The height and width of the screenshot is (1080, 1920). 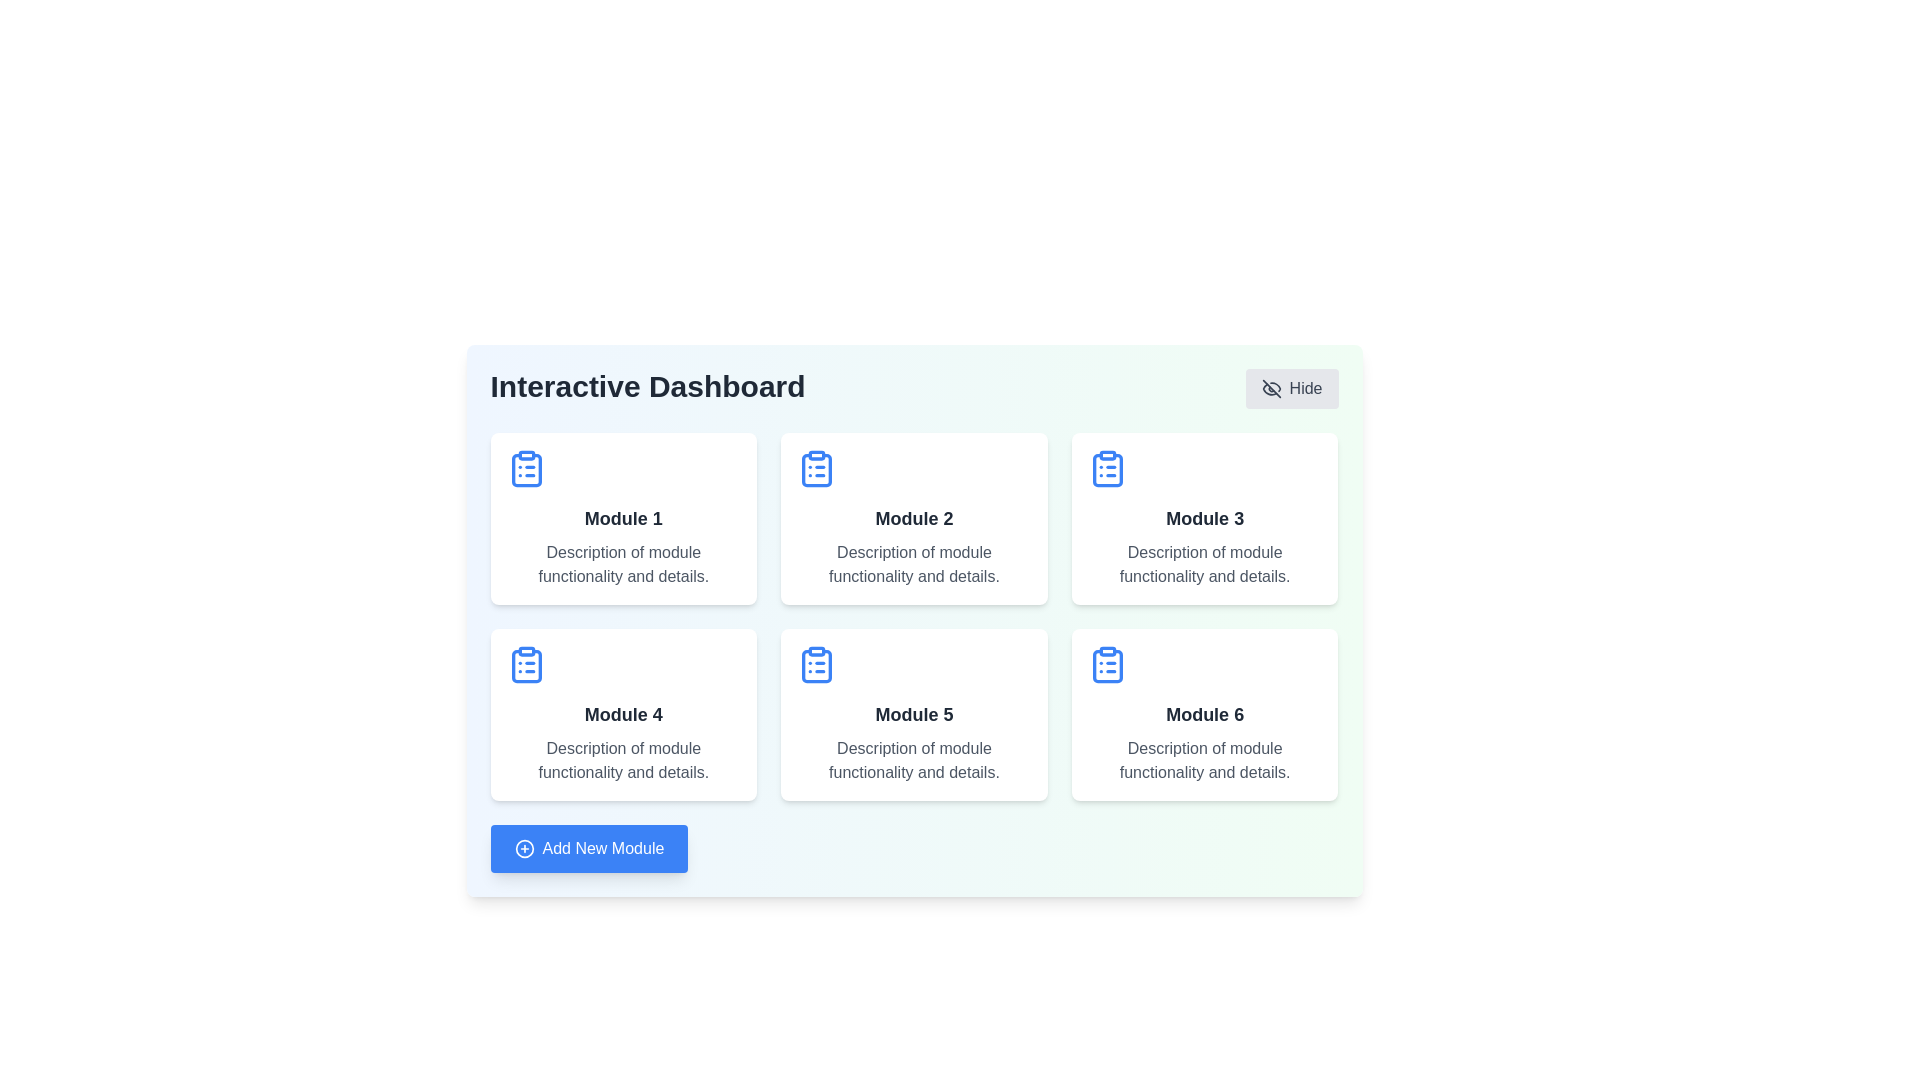 What do you see at coordinates (1106, 666) in the screenshot?
I see `the clipboard icon located in the bottom-right module of the sixth module card in the grid layout` at bounding box center [1106, 666].